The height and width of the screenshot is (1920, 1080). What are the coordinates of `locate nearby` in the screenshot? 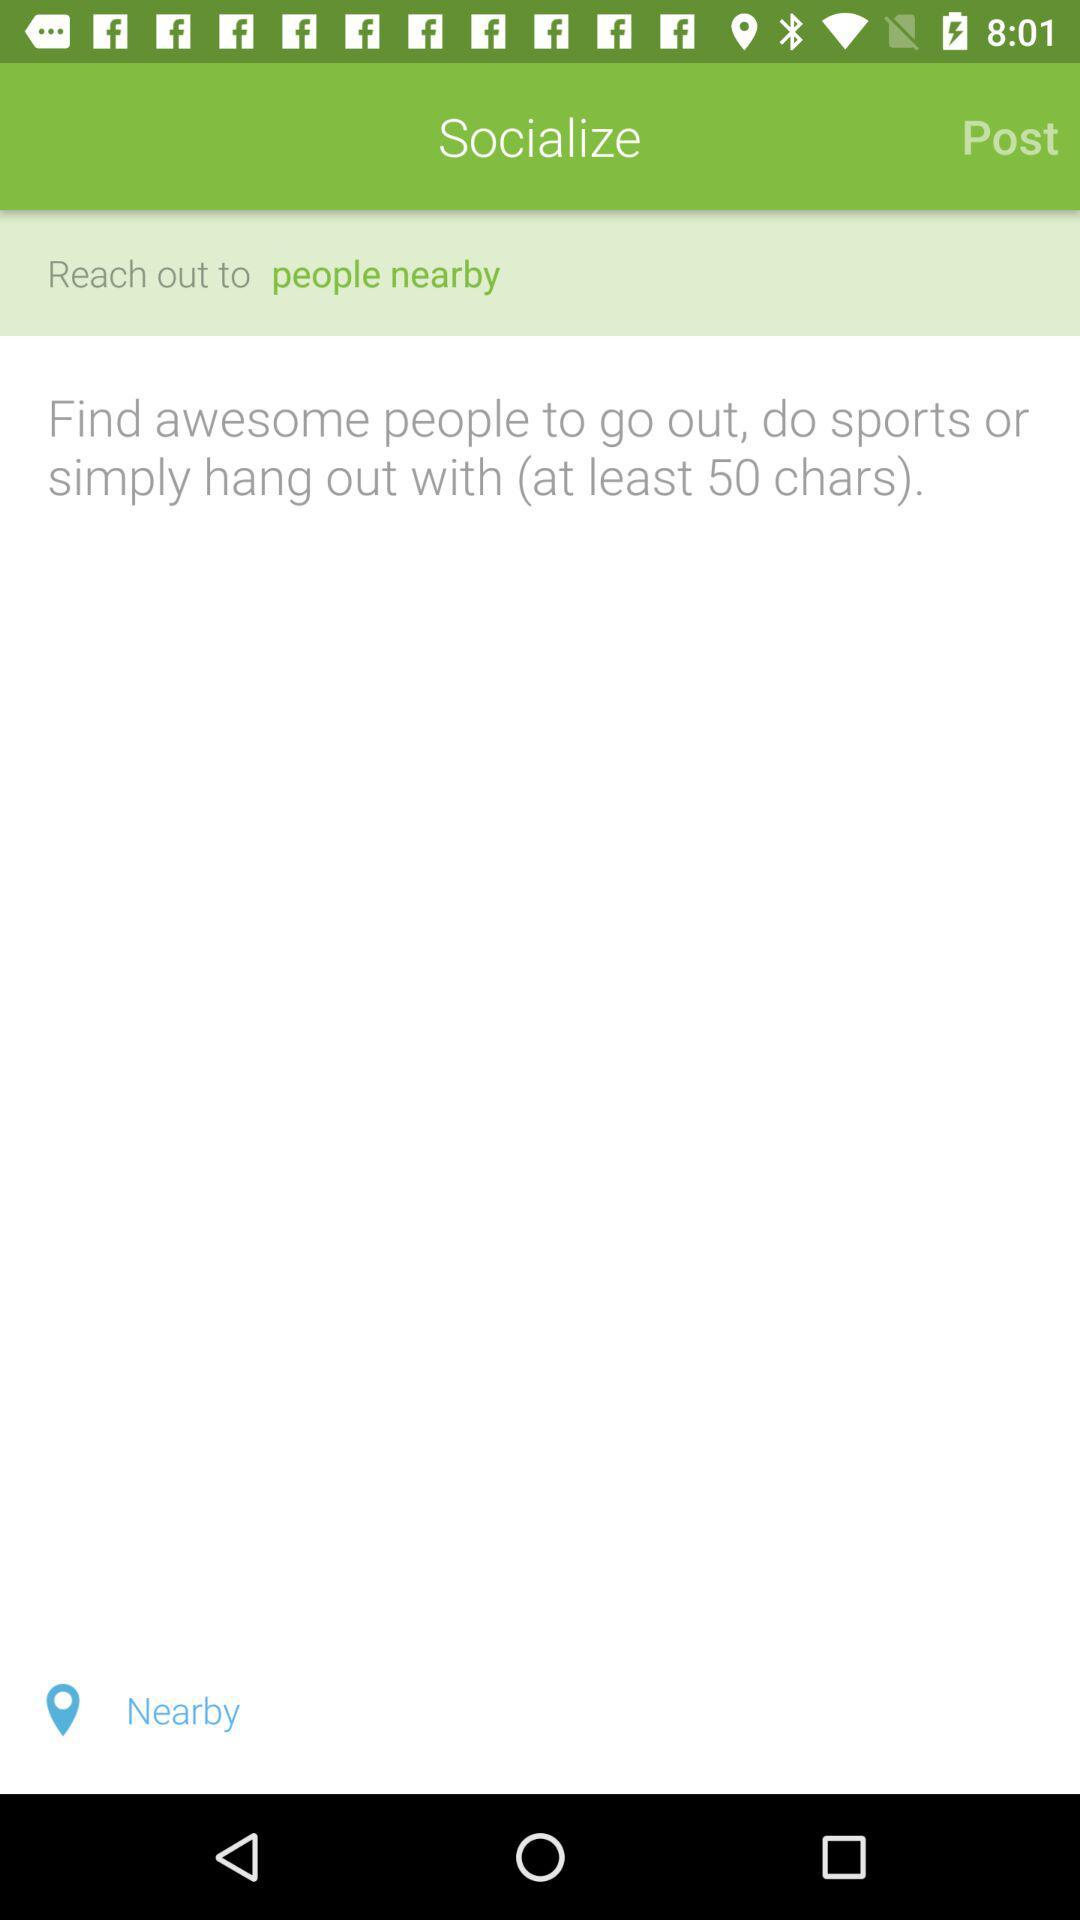 It's located at (540, 1708).